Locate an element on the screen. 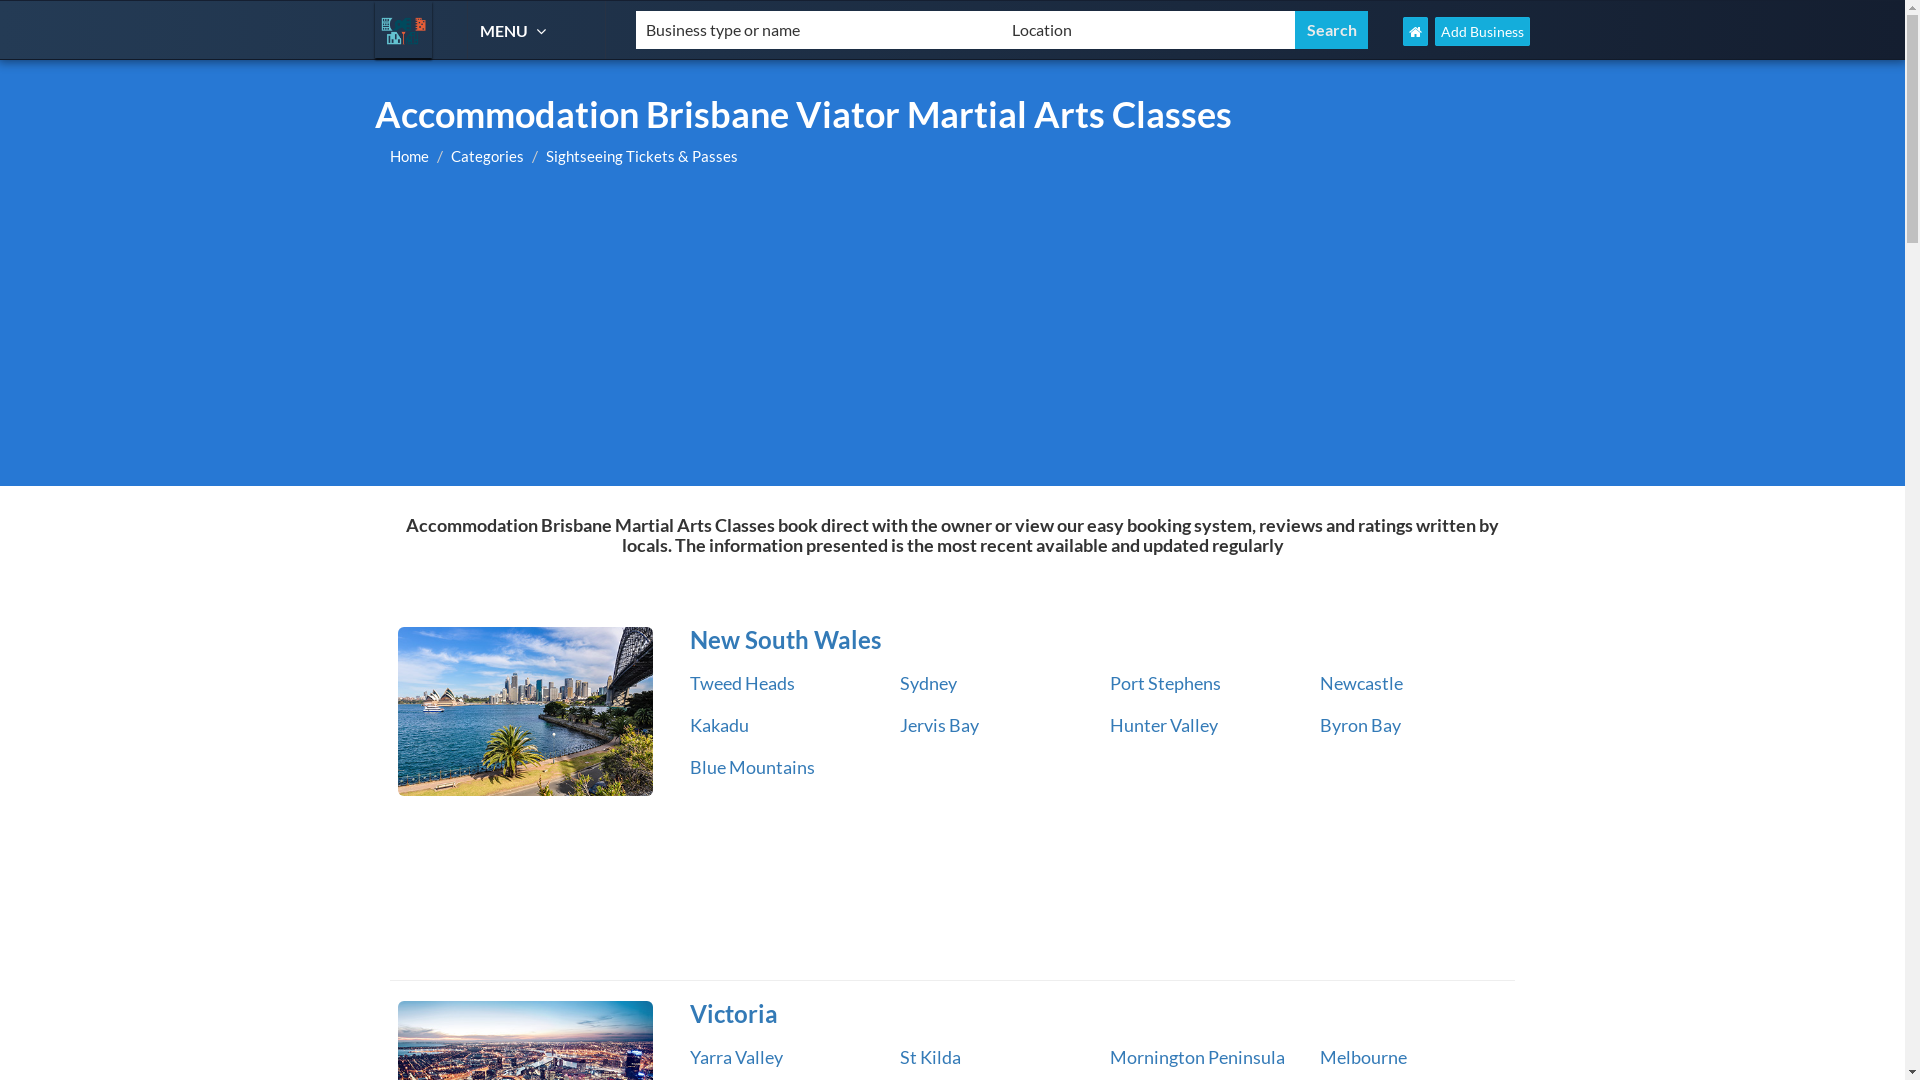 The width and height of the screenshot is (1920, 1080). 'Newcastle' is located at coordinates (1360, 681).